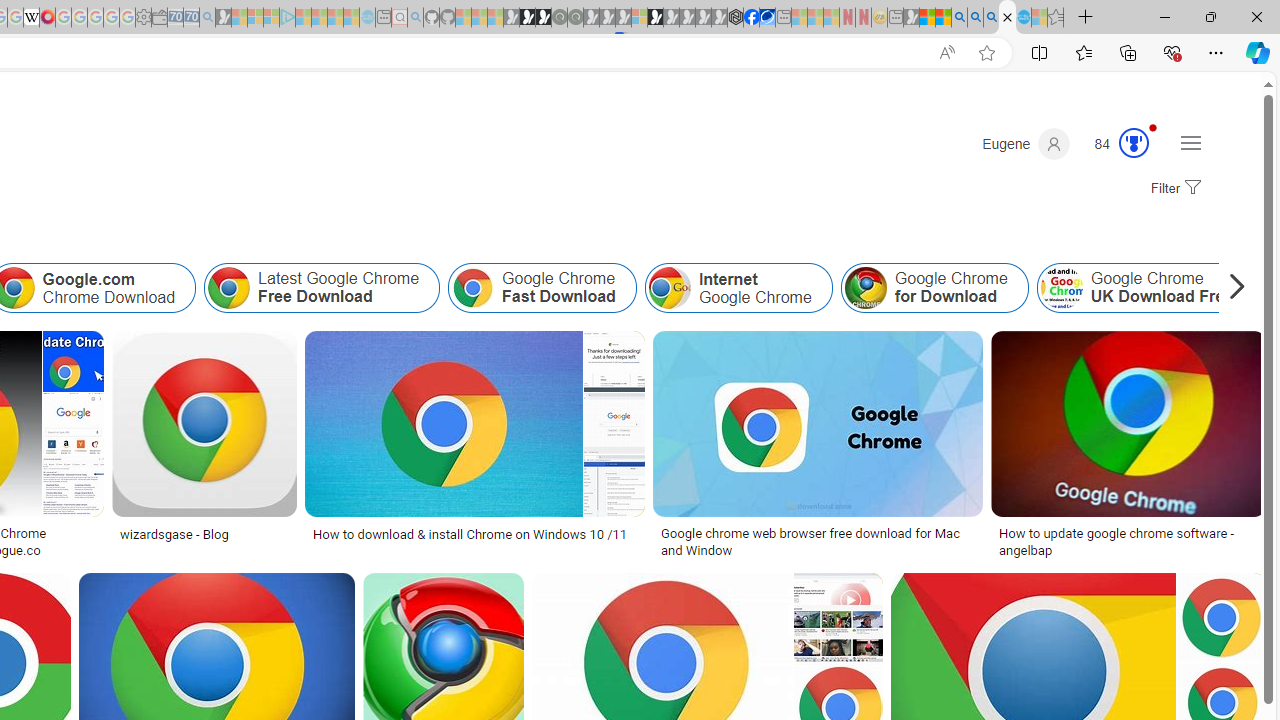 The image size is (1280, 720). Describe the element at coordinates (367, 17) in the screenshot. I see `'Home | Sky Blue Bikes - Sky Blue Bikes - Sleeping'` at that location.